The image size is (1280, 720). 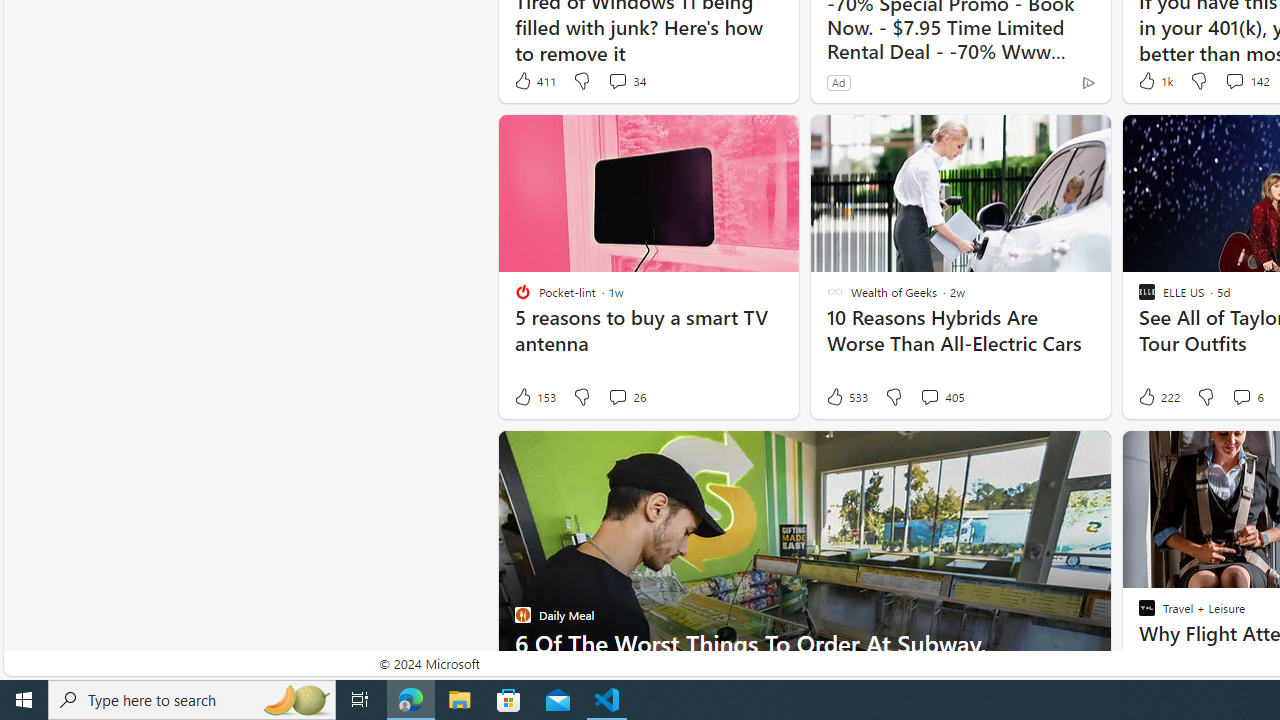 What do you see at coordinates (846, 397) in the screenshot?
I see `'533 Like'` at bounding box center [846, 397].